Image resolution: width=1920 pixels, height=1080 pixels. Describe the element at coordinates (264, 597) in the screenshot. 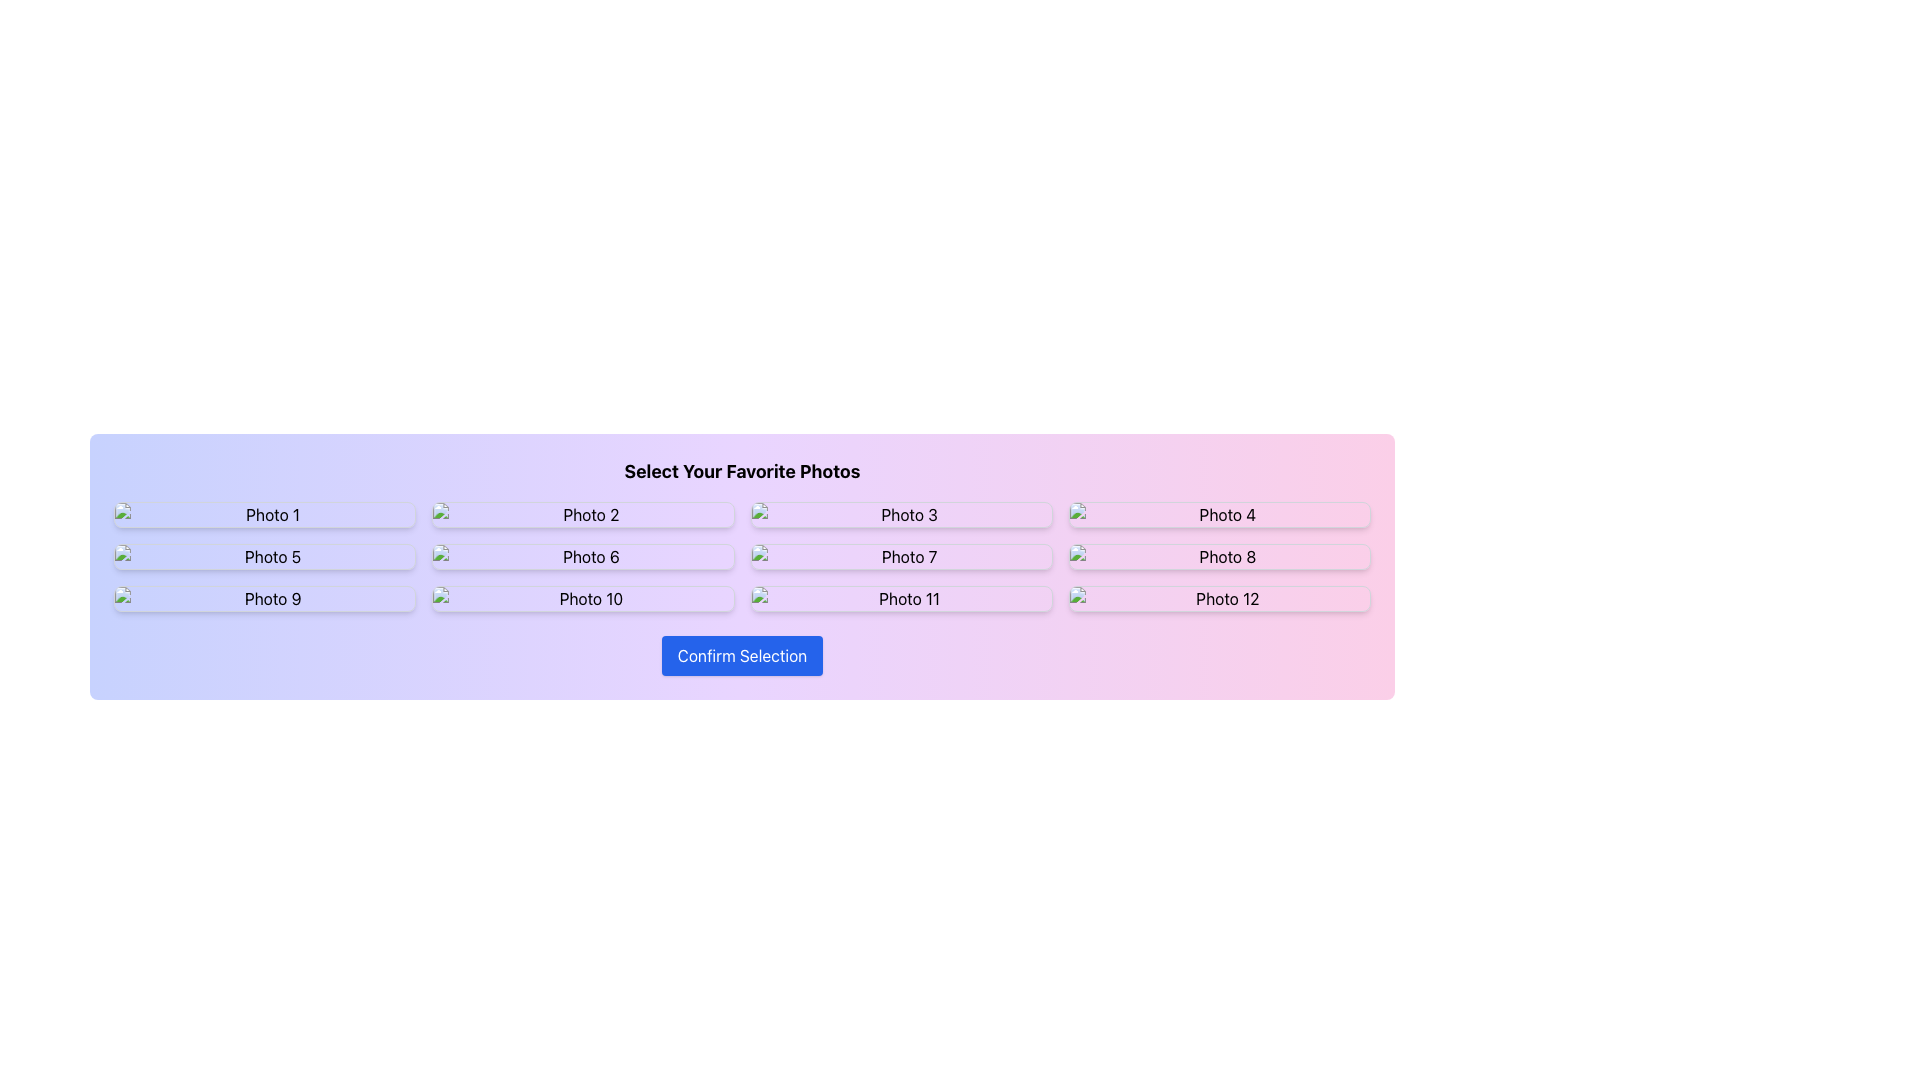

I see `the image icon labeled 'Photo 9' located` at that location.